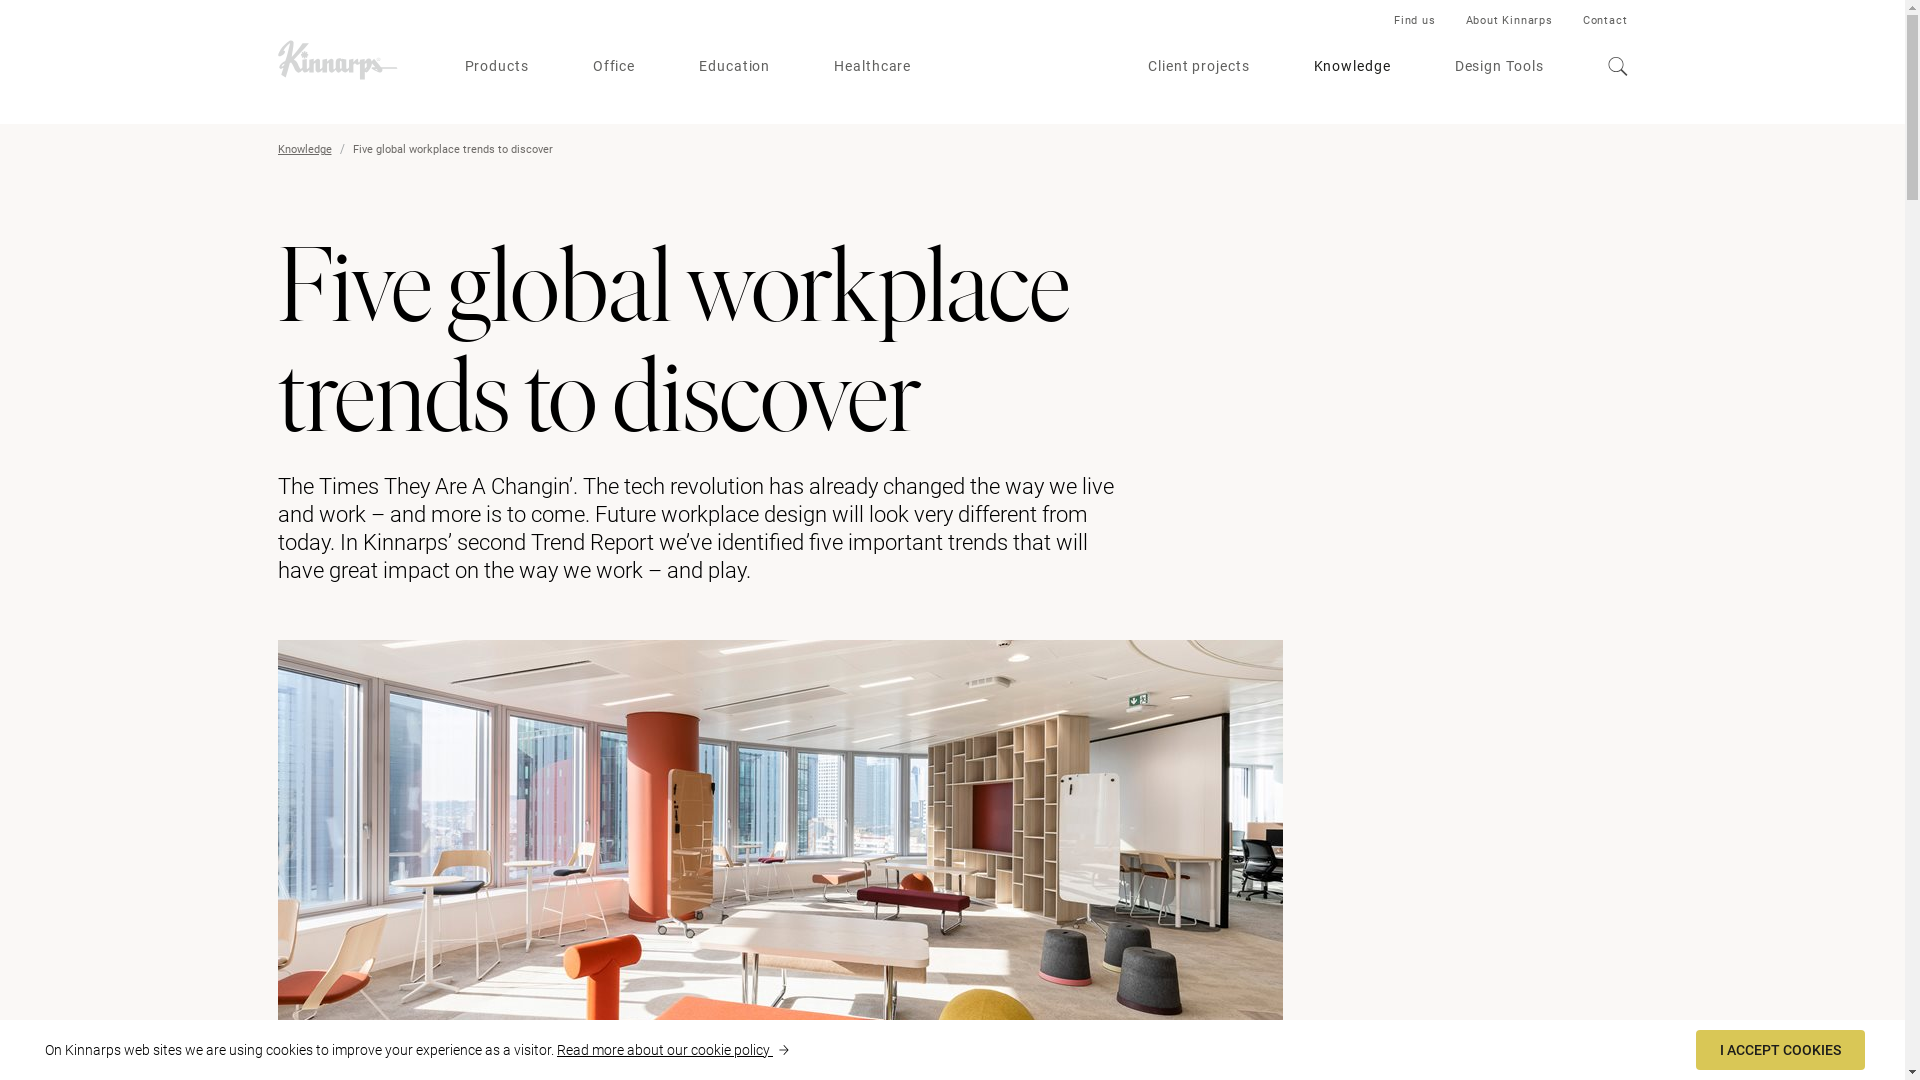 The width and height of the screenshot is (1920, 1080). What do you see at coordinates (1465, 20) in the screenshot?
I see `'About Kinnarps'` at bounding box center [1465, 20].